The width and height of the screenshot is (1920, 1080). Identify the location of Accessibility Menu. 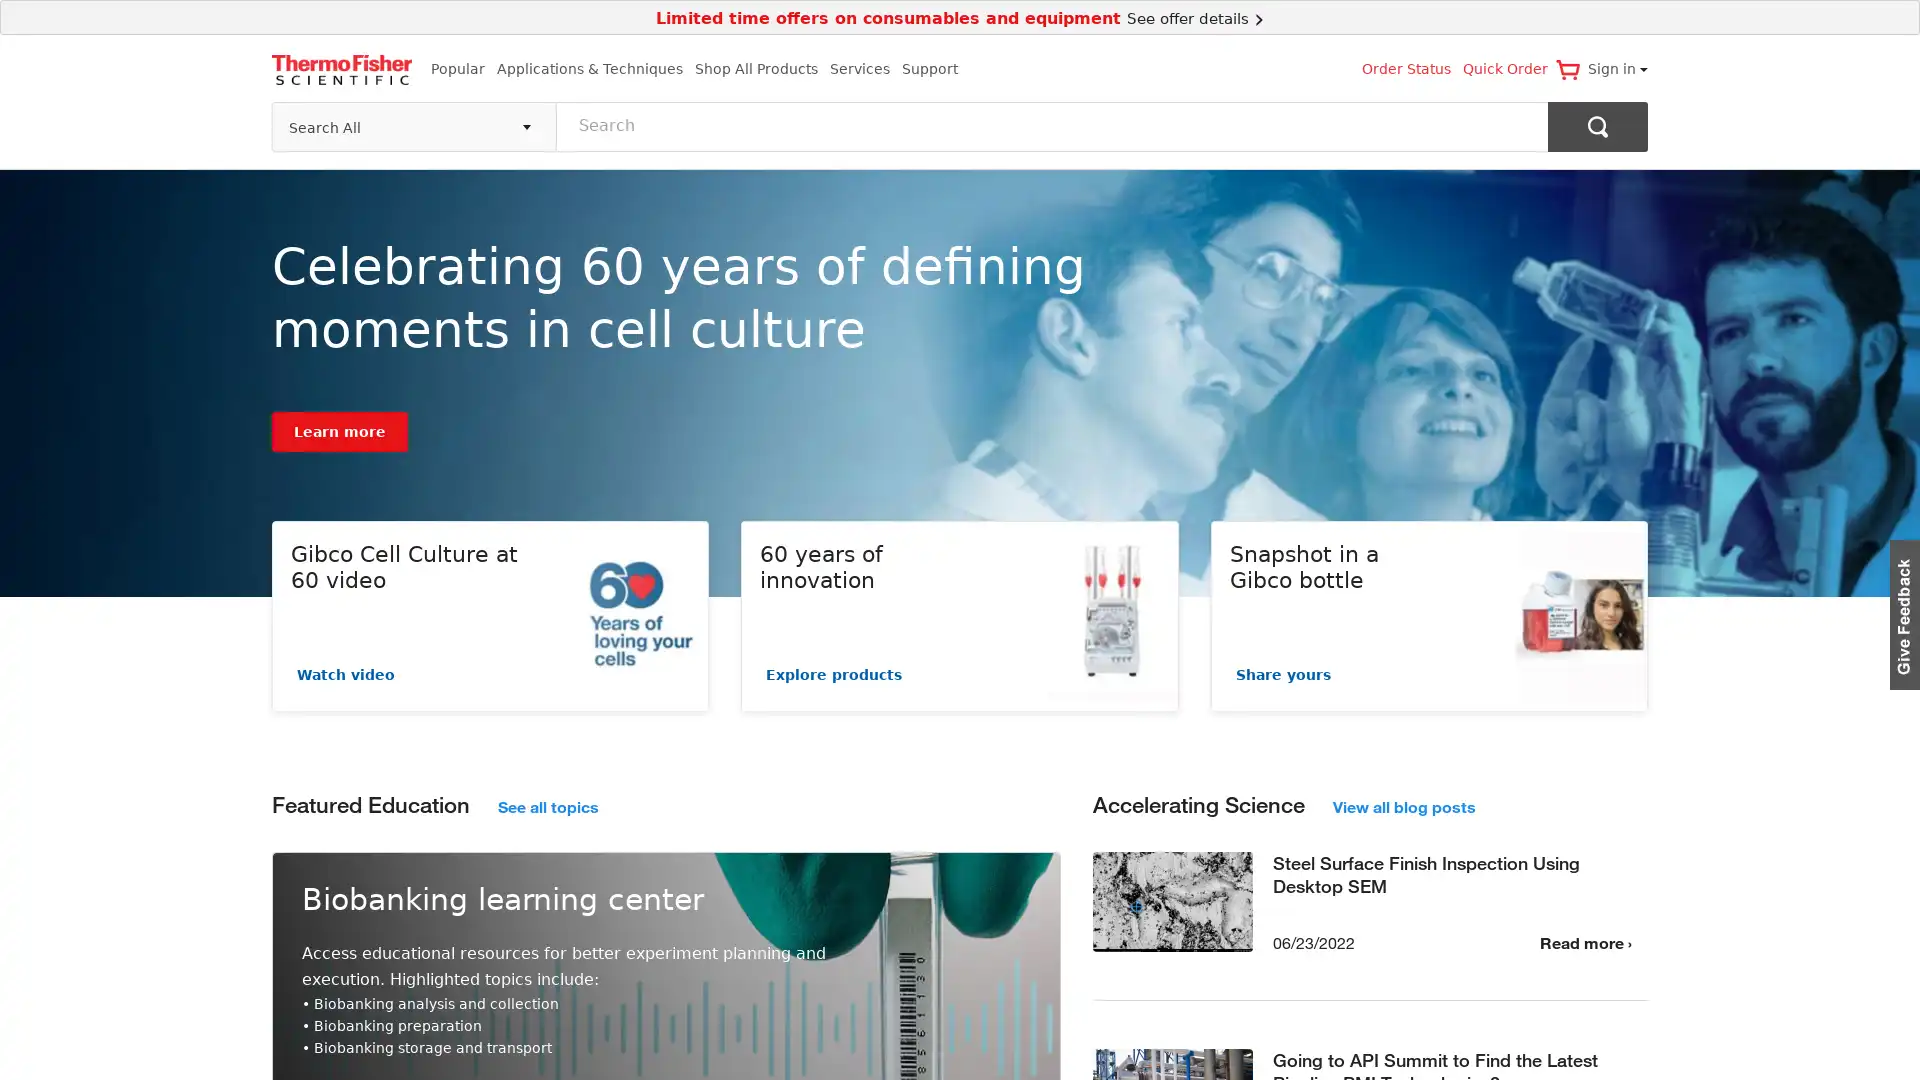
(35, 1043).